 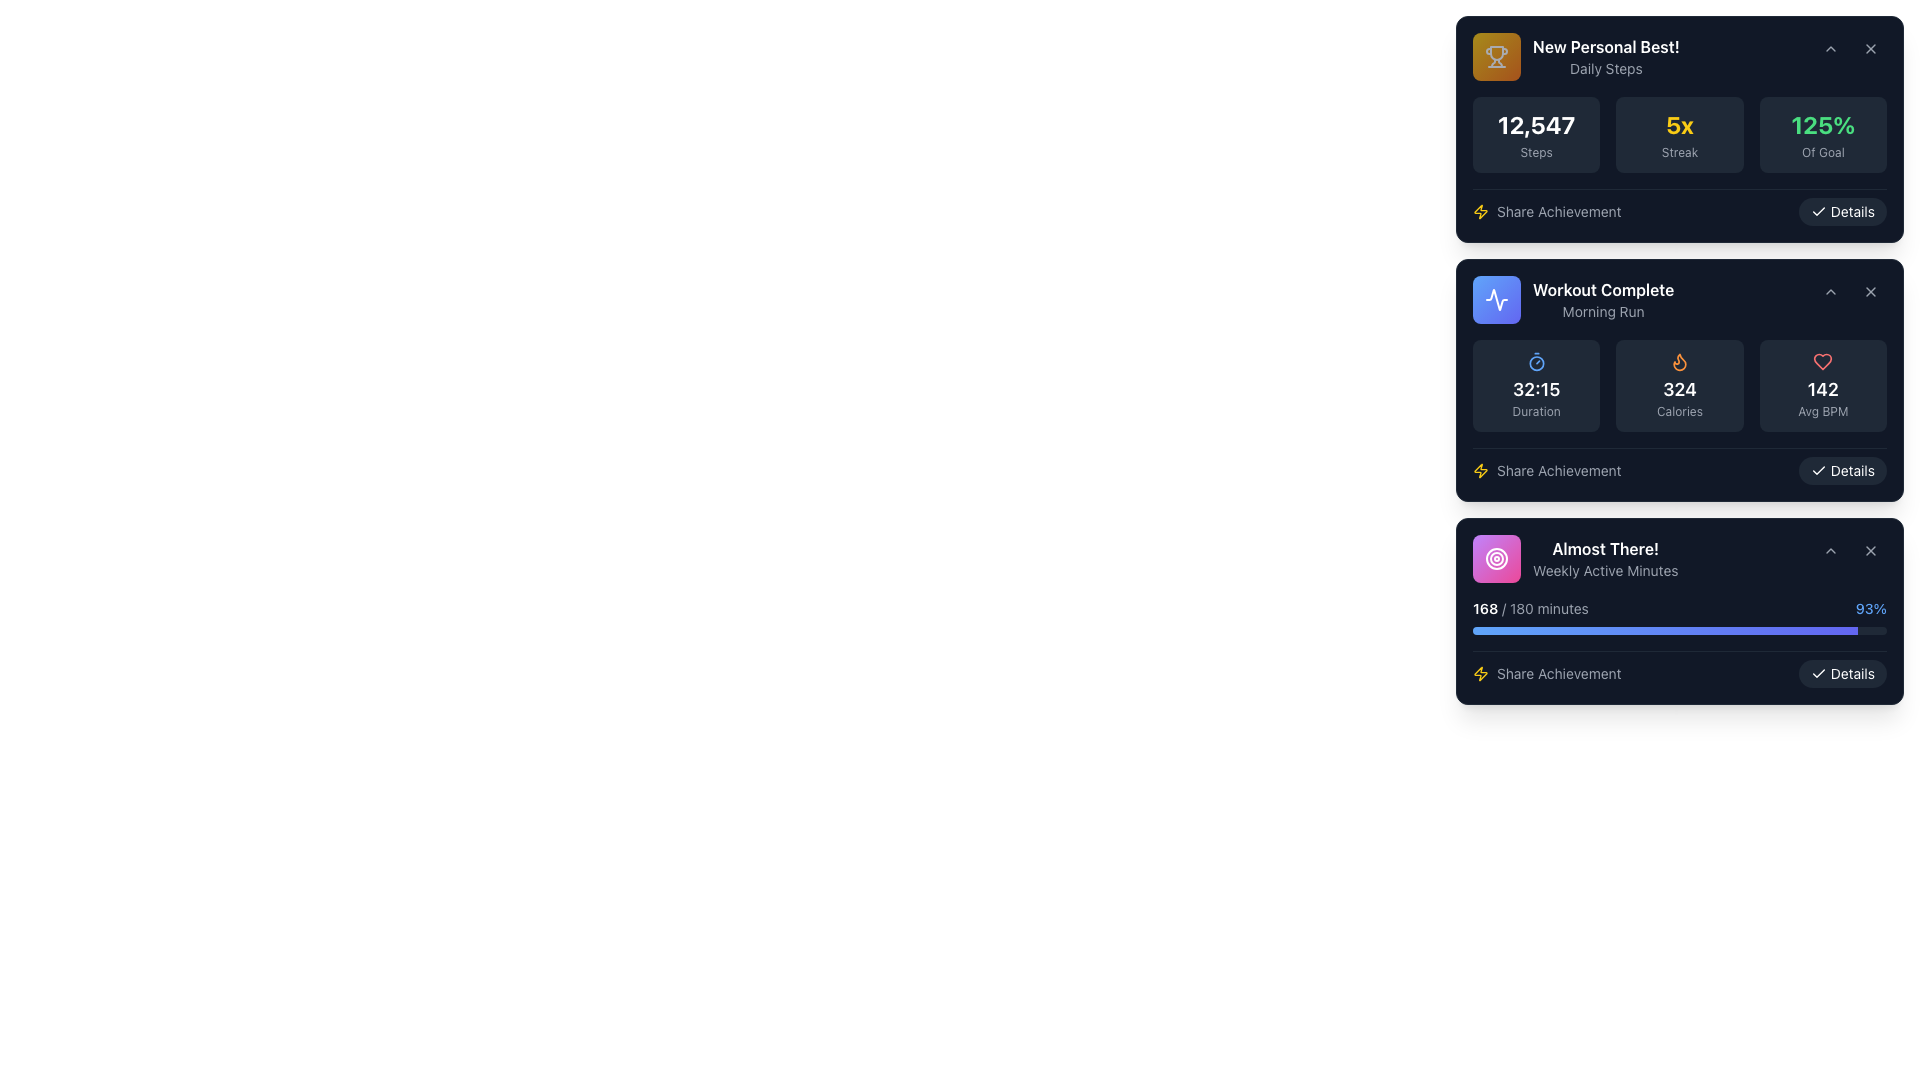 I want to click on the 'close' button located in the top-right corner of the 'New Personal Best!' card under 'Daily Steps', so click(x=1870, y=48).